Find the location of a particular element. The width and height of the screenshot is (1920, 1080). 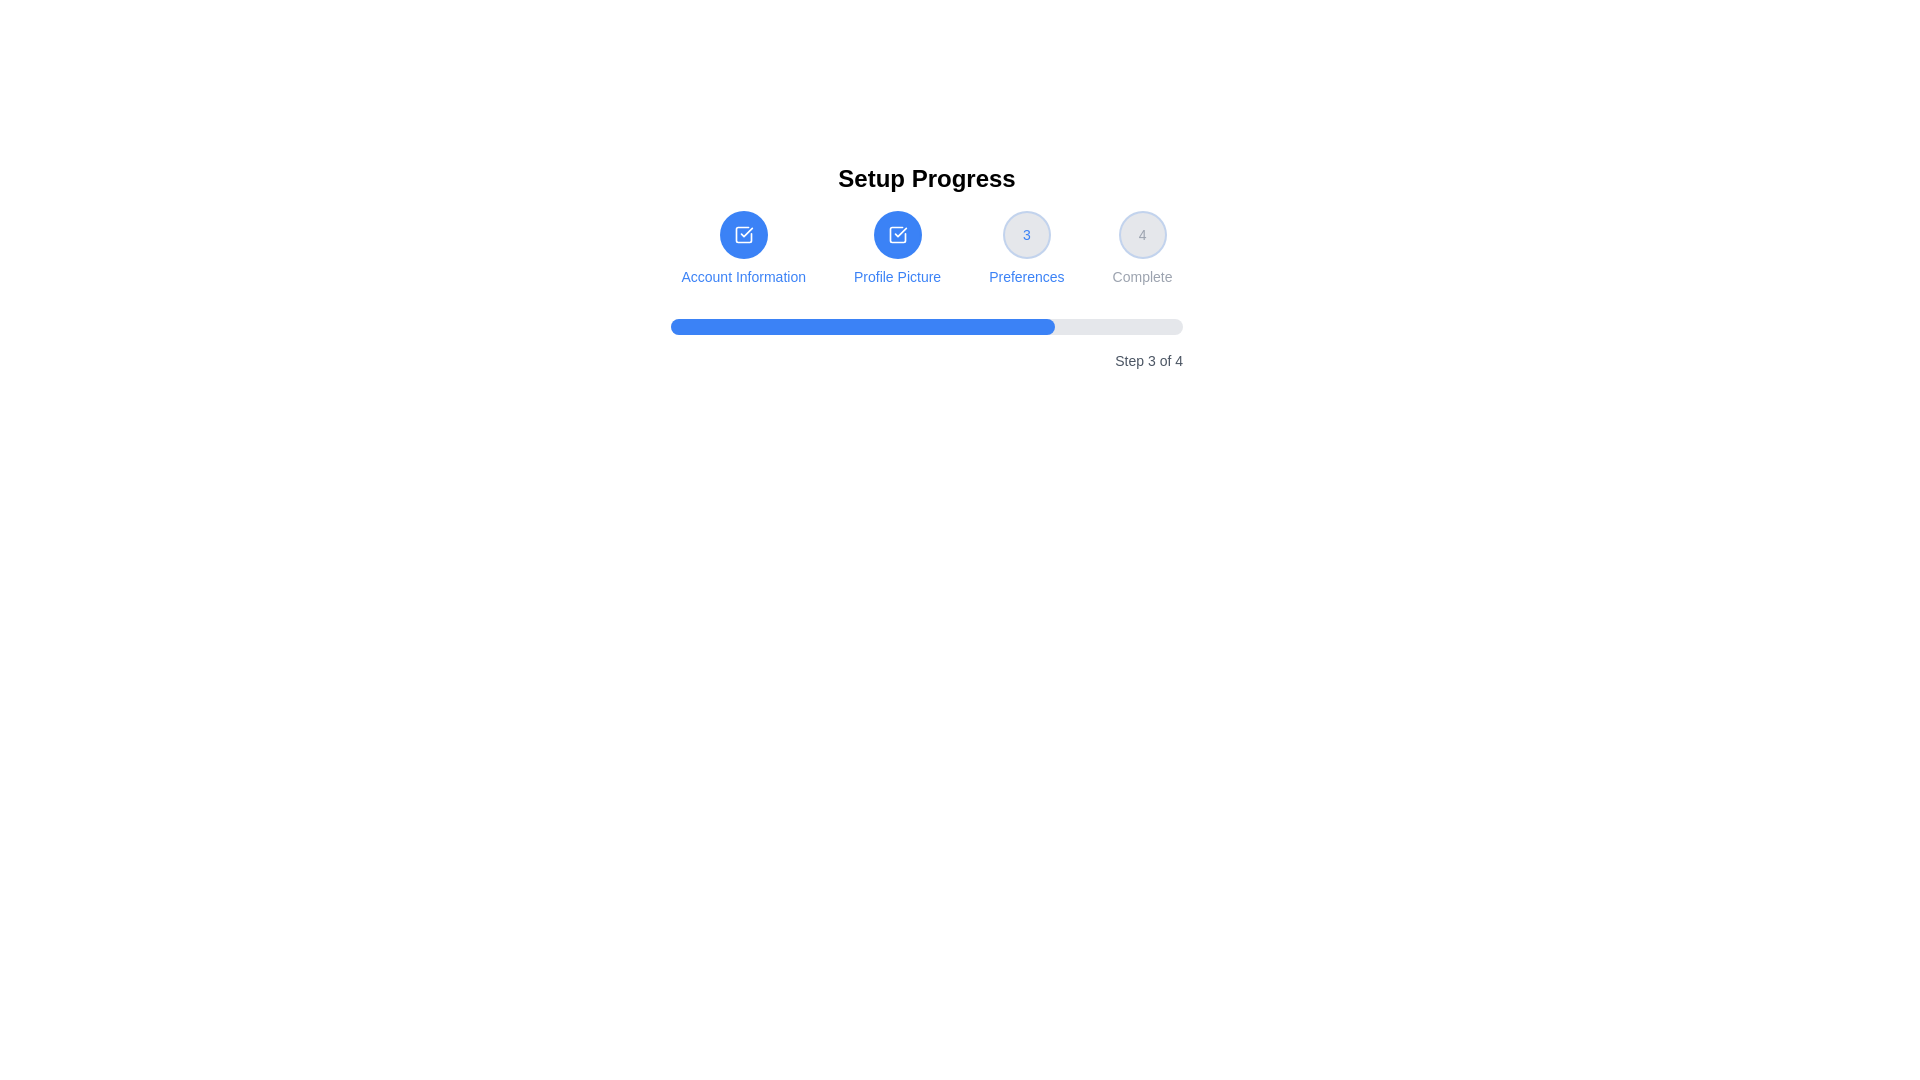

the third step indicator labeled 'Preferences' in the setup progress process is located at coordinates (1026, 248).